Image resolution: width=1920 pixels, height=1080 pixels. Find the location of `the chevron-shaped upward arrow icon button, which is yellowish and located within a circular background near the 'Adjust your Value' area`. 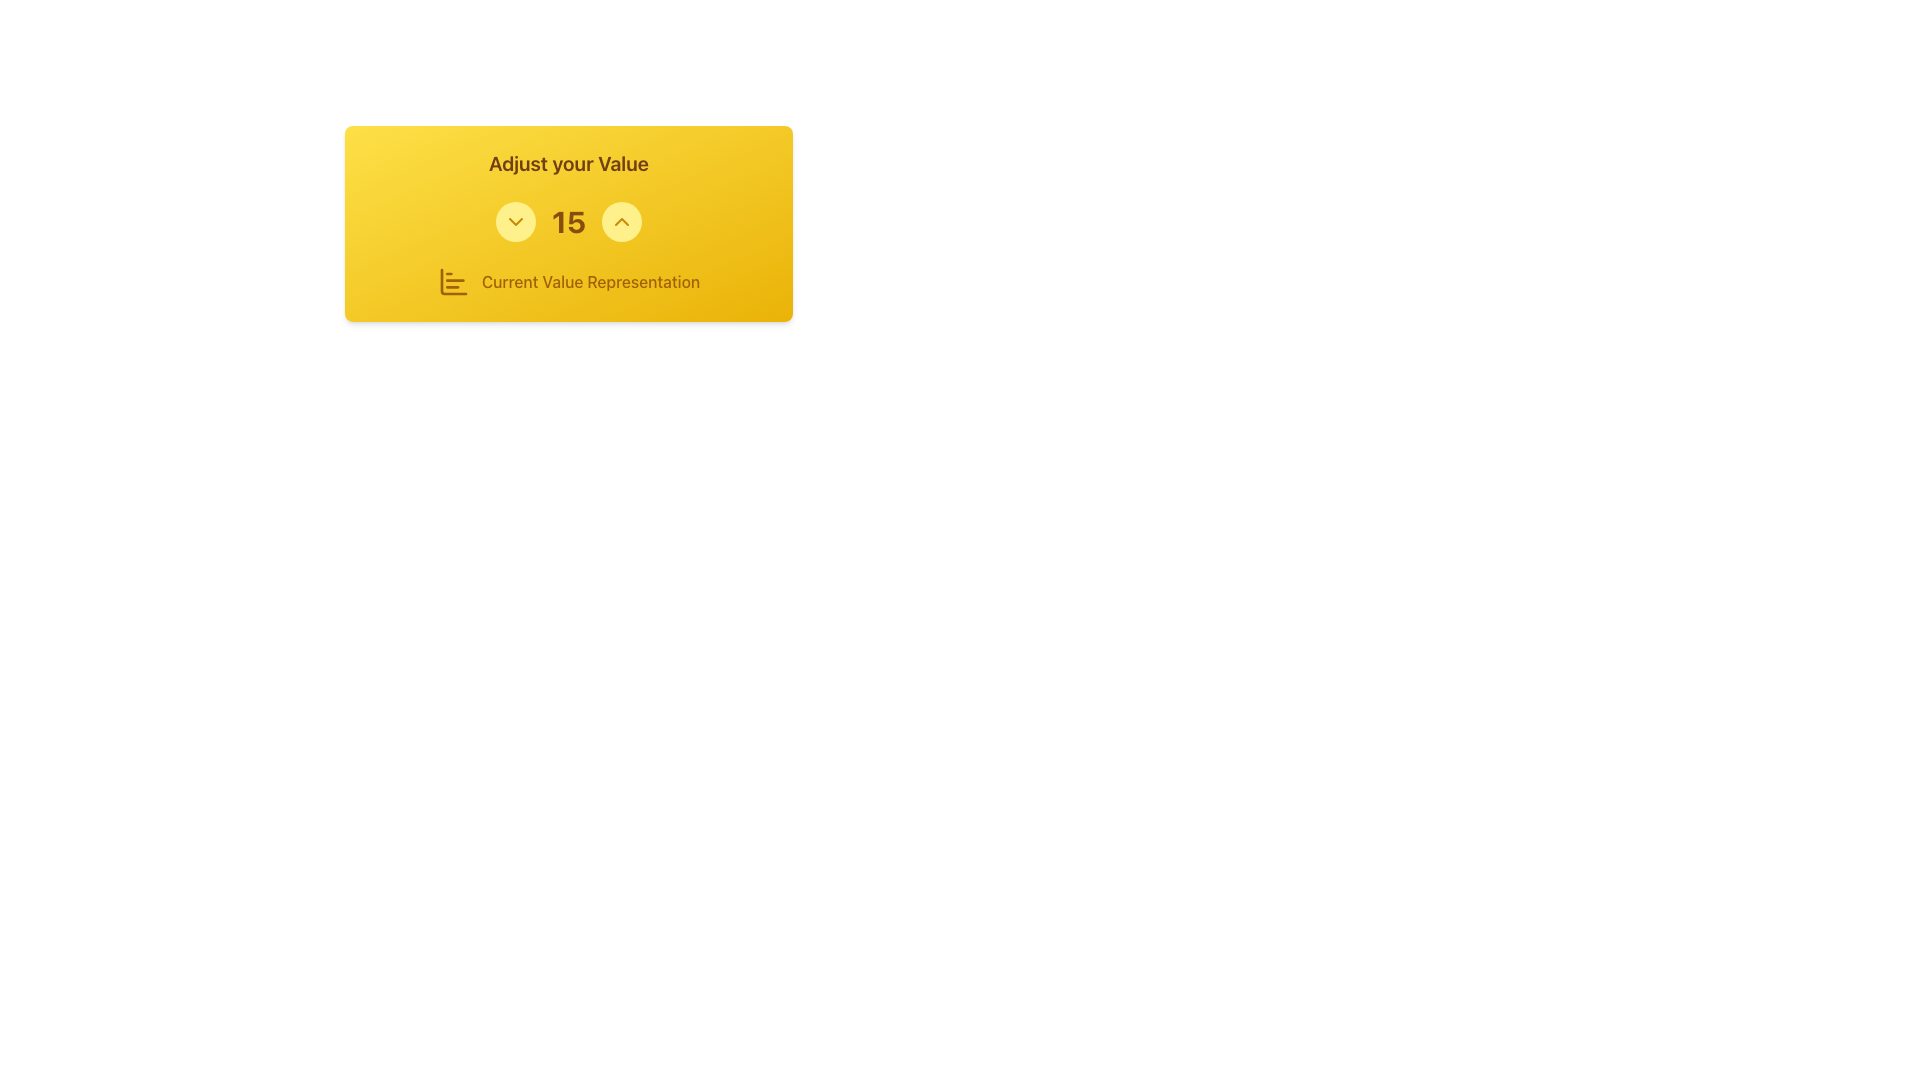

the chevron-shaped upward arrow icon button, which is yellowish and located within a circular background near the 'Adjust your Value' area is located at coordinates (620, 222).